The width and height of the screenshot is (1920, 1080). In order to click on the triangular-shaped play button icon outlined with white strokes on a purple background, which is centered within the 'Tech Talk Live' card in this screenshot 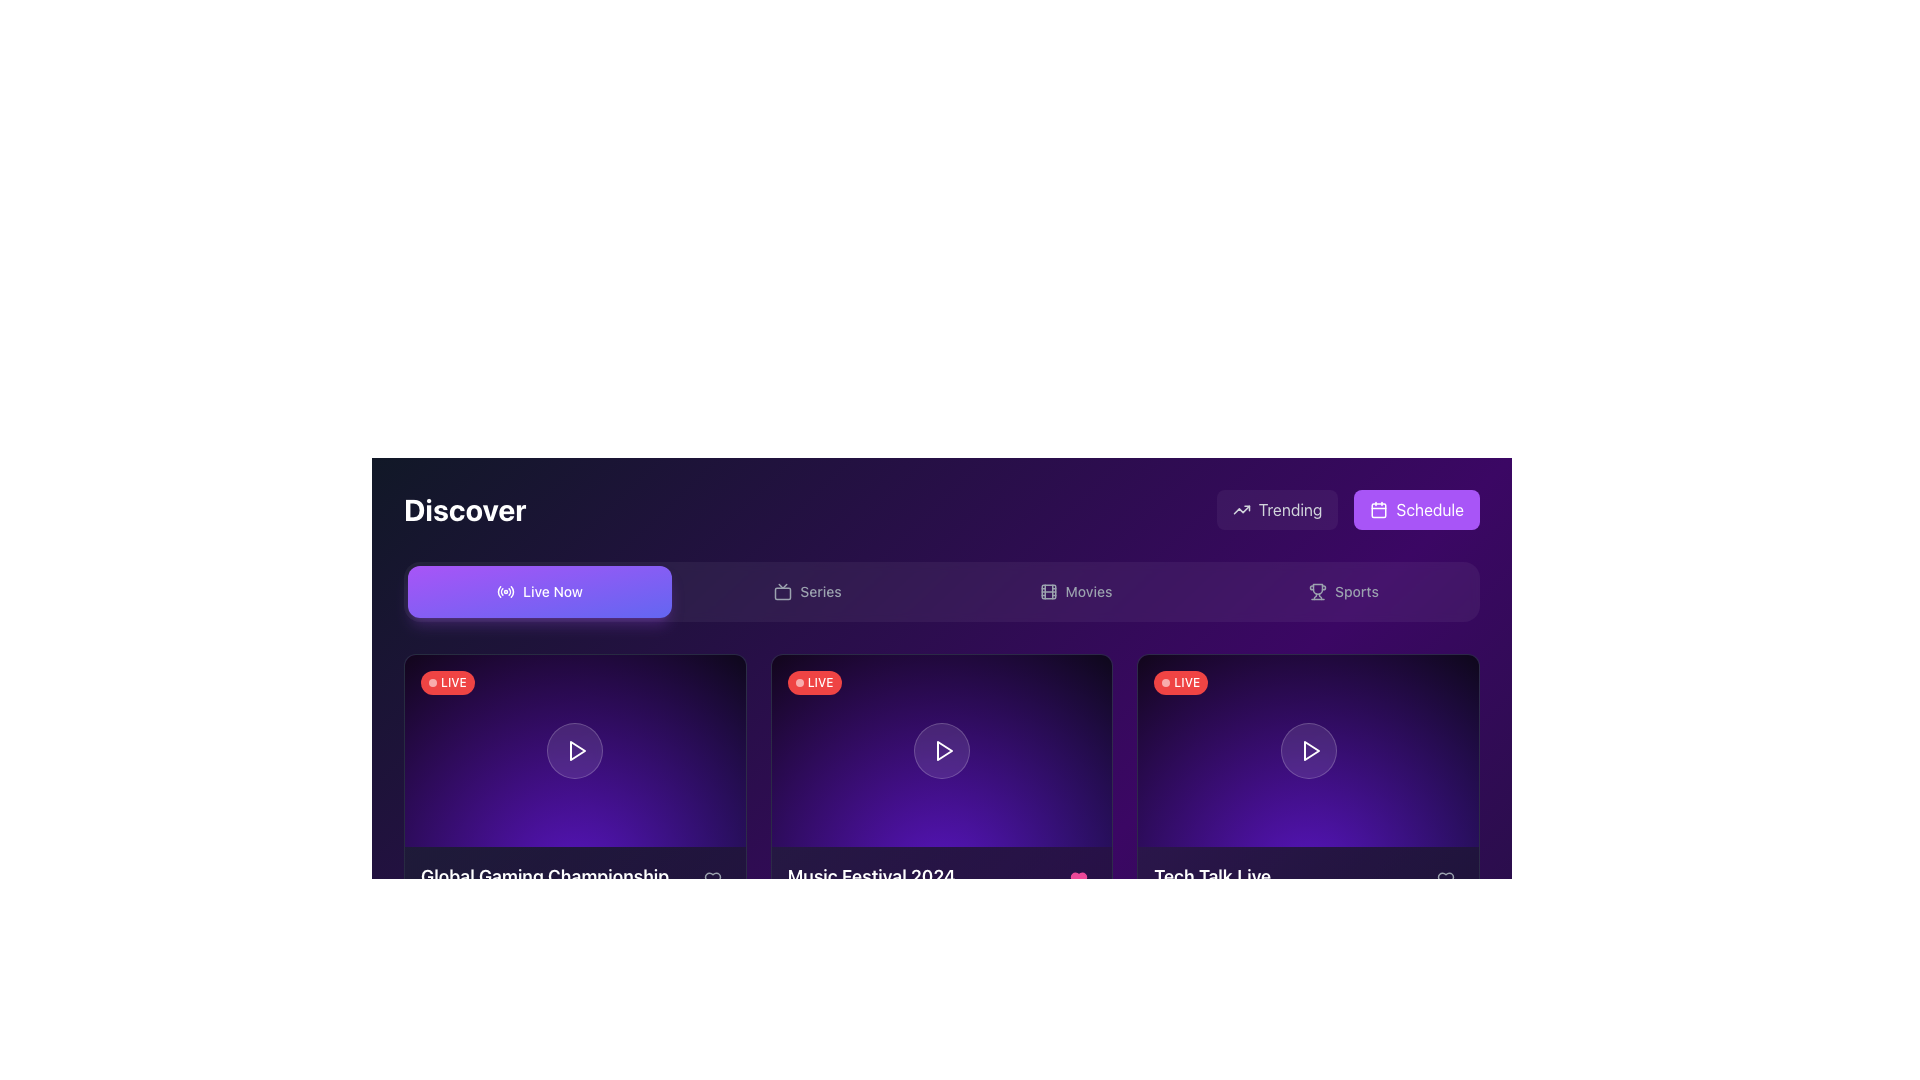, I will do `click(1311, 750)`.